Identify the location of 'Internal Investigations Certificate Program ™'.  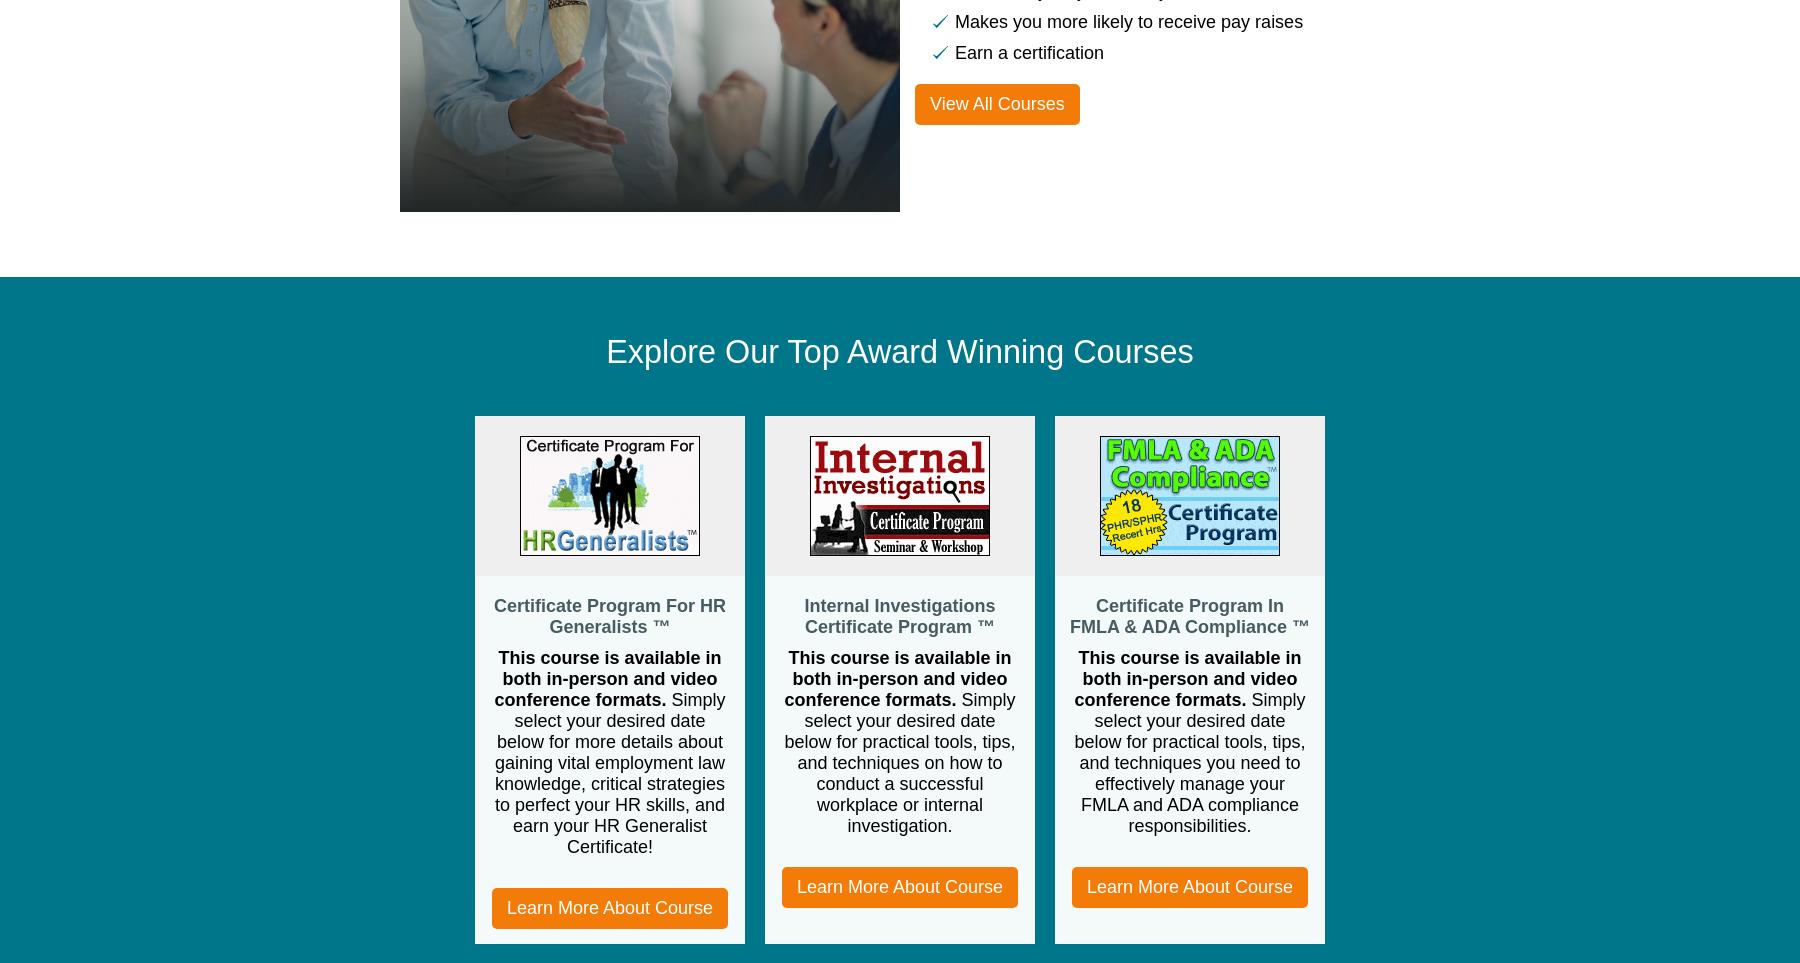
(899, 614).